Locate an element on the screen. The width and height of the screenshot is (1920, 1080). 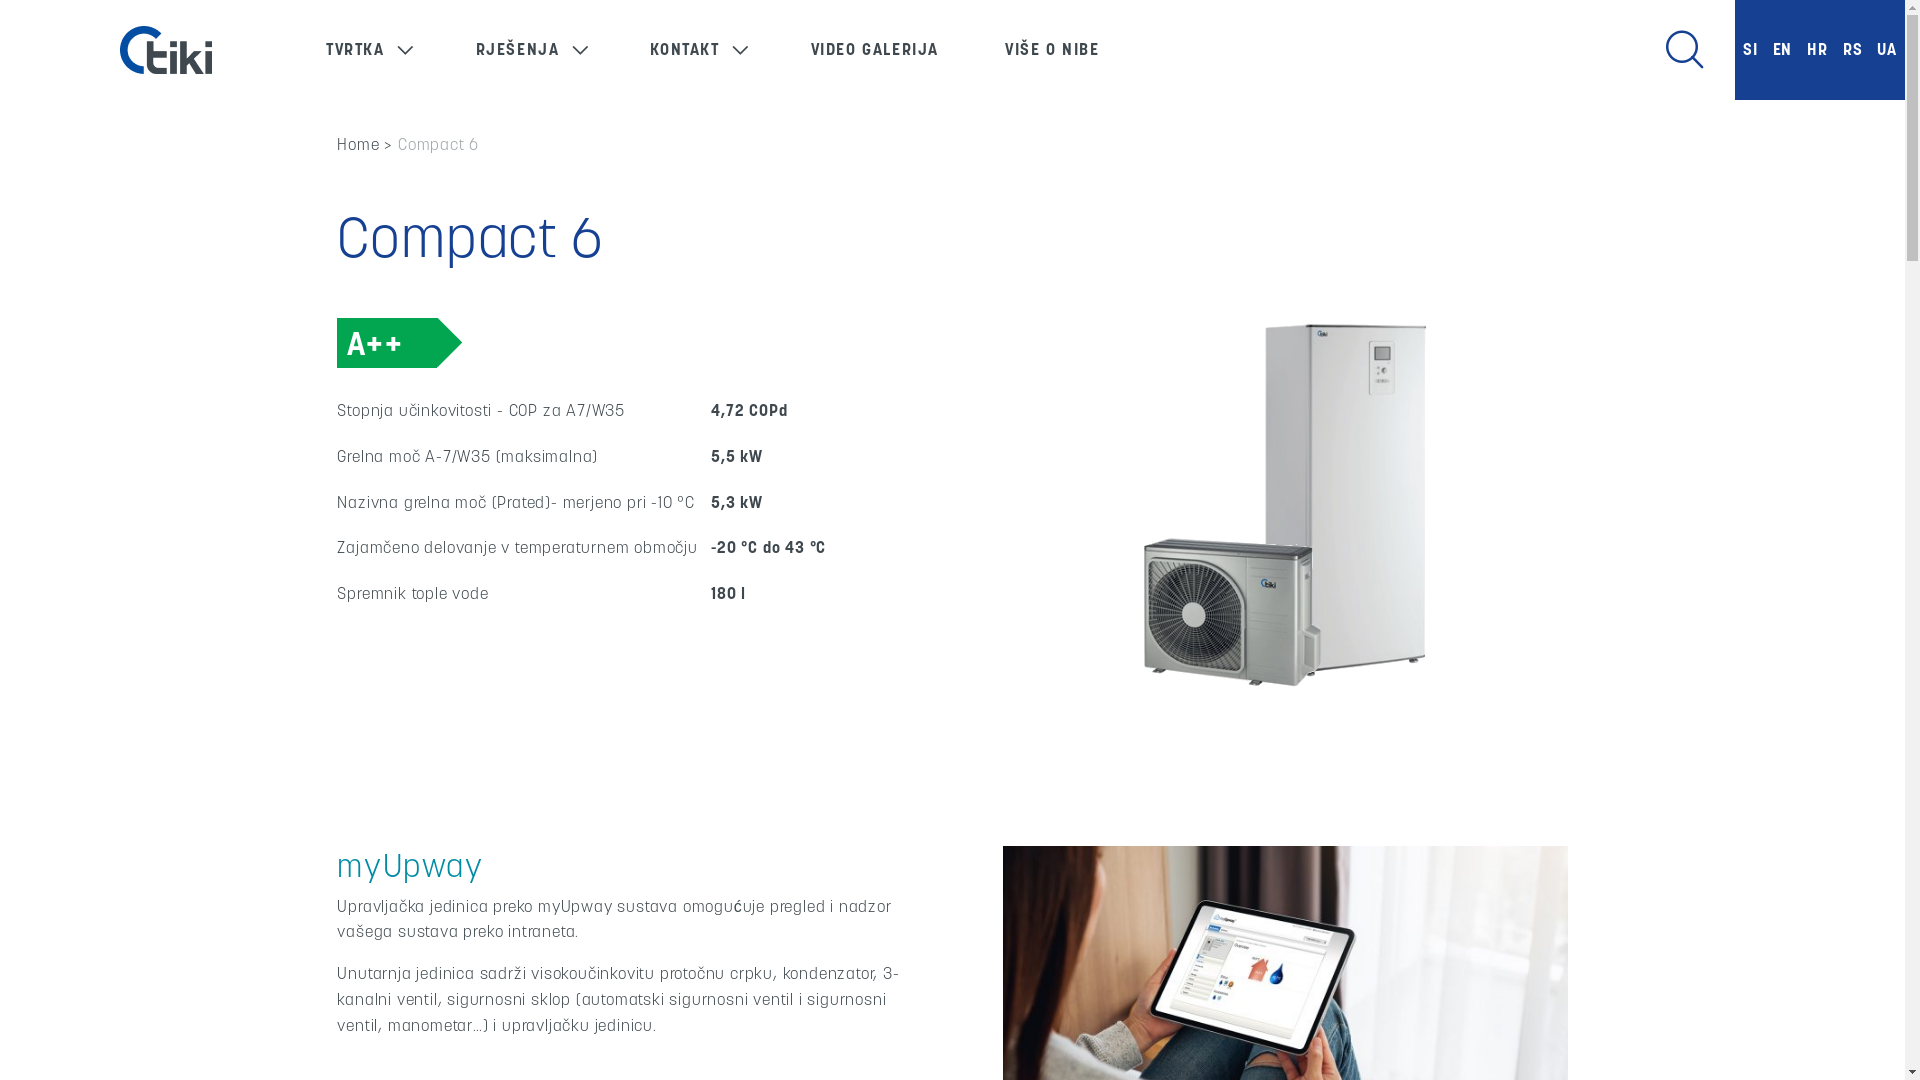
'UA' is located at coordinates (1885, 49).